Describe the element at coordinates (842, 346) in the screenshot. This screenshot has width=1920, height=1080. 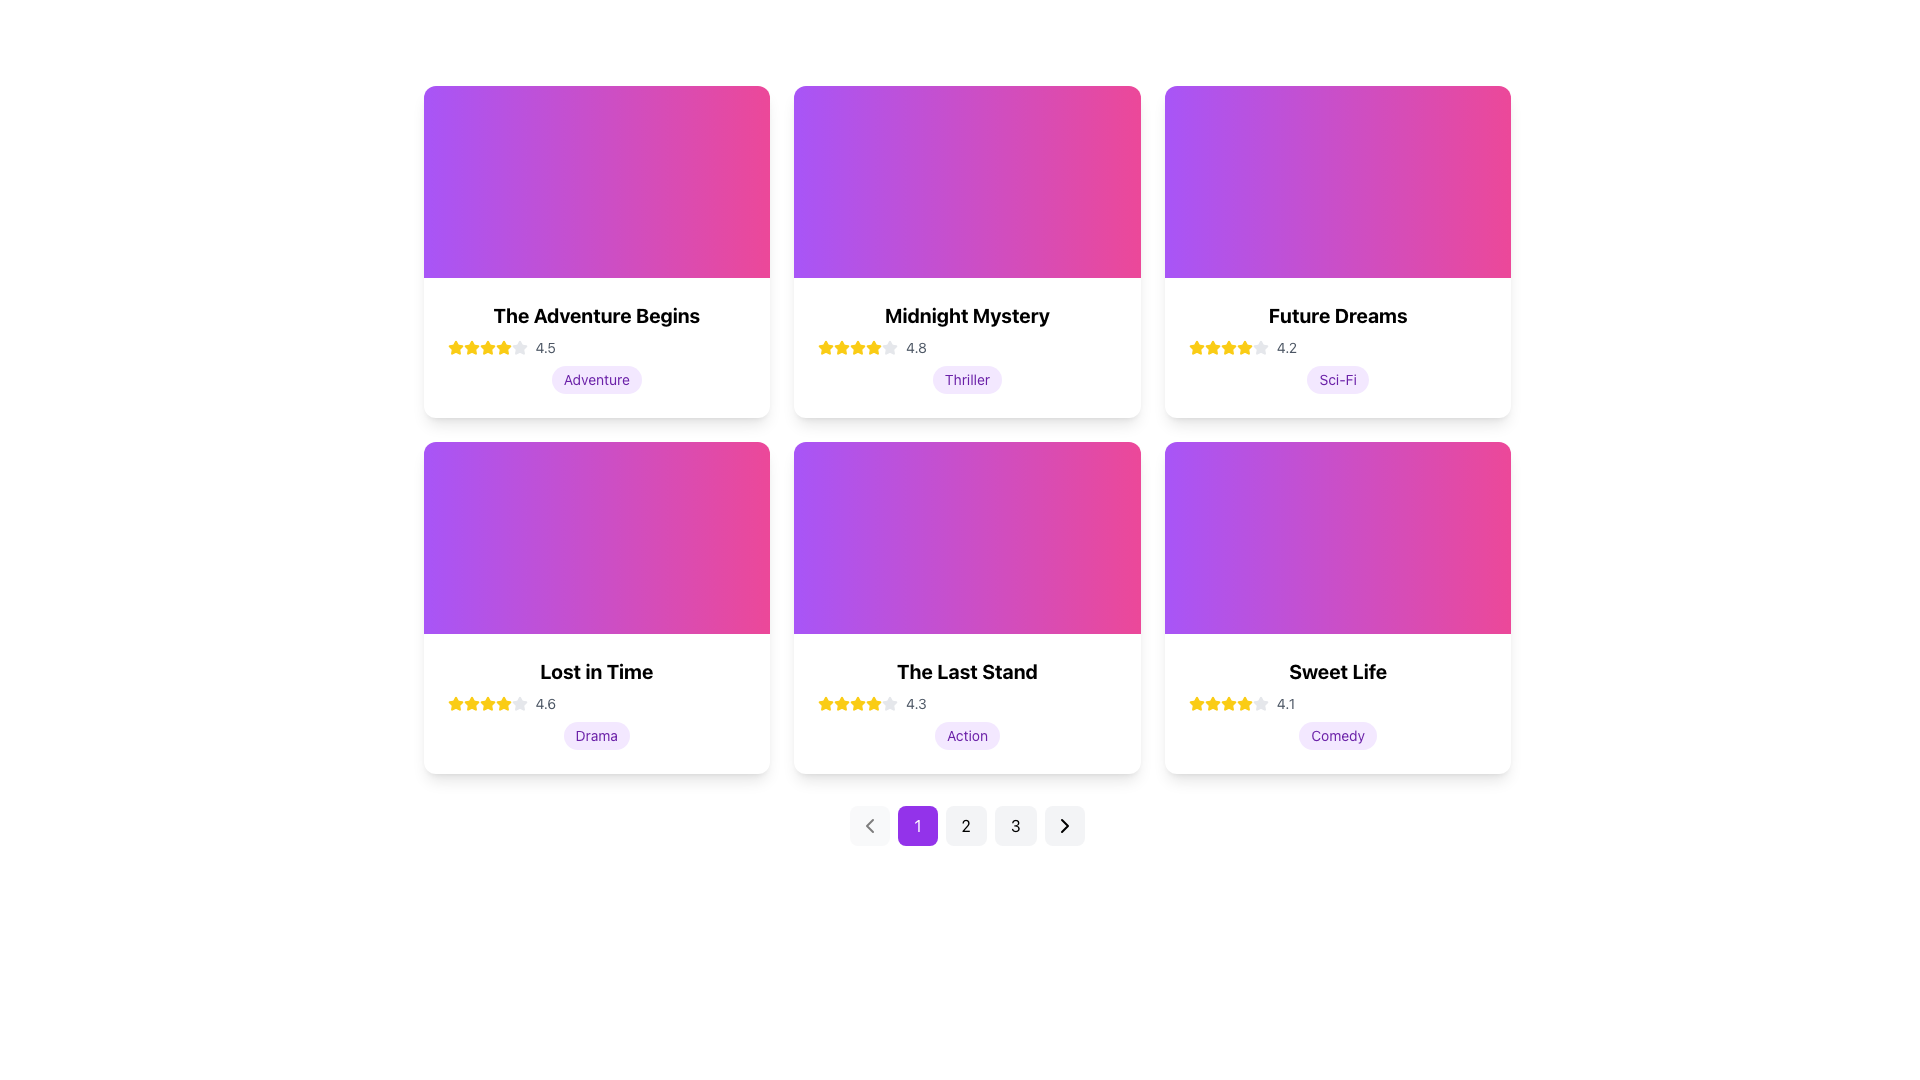
I see `the first star in the five-star rating component of the 'Midnight Mystery' card, which is centrally located above the card title` at that location.